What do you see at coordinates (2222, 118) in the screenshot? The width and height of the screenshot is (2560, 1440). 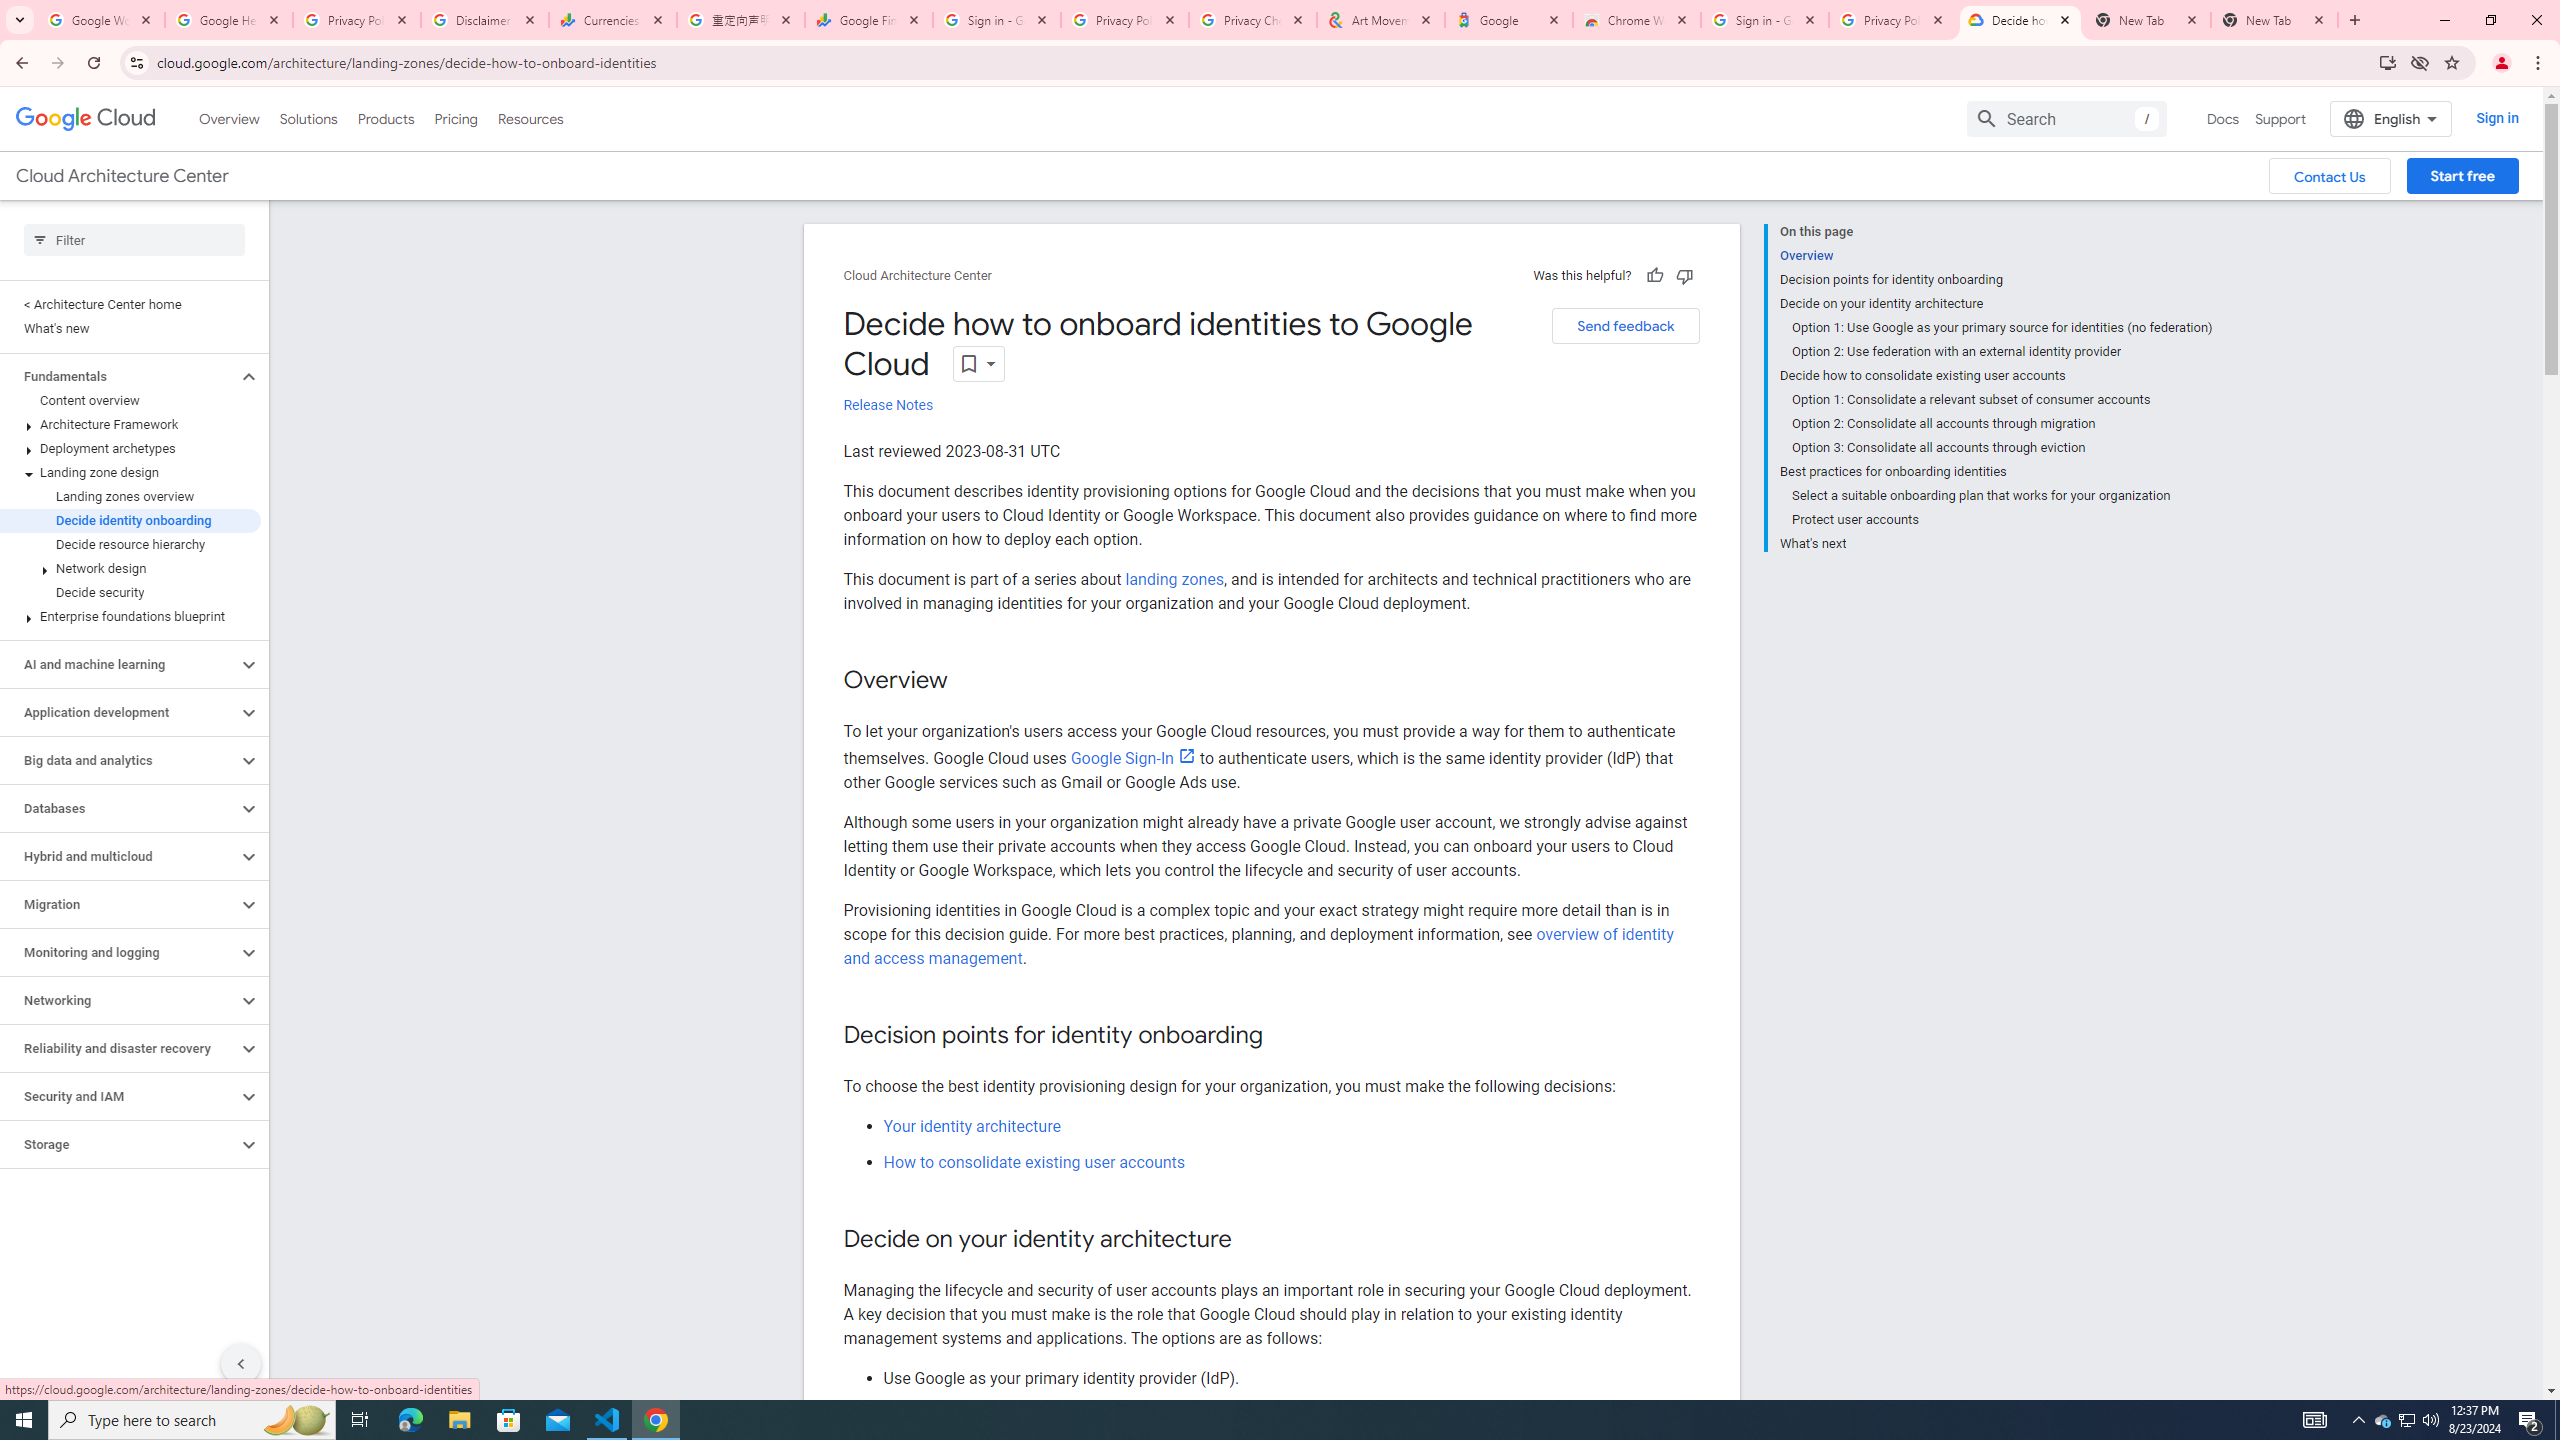 I see `'Docs, selected'` at bounding box center [2222, 118].